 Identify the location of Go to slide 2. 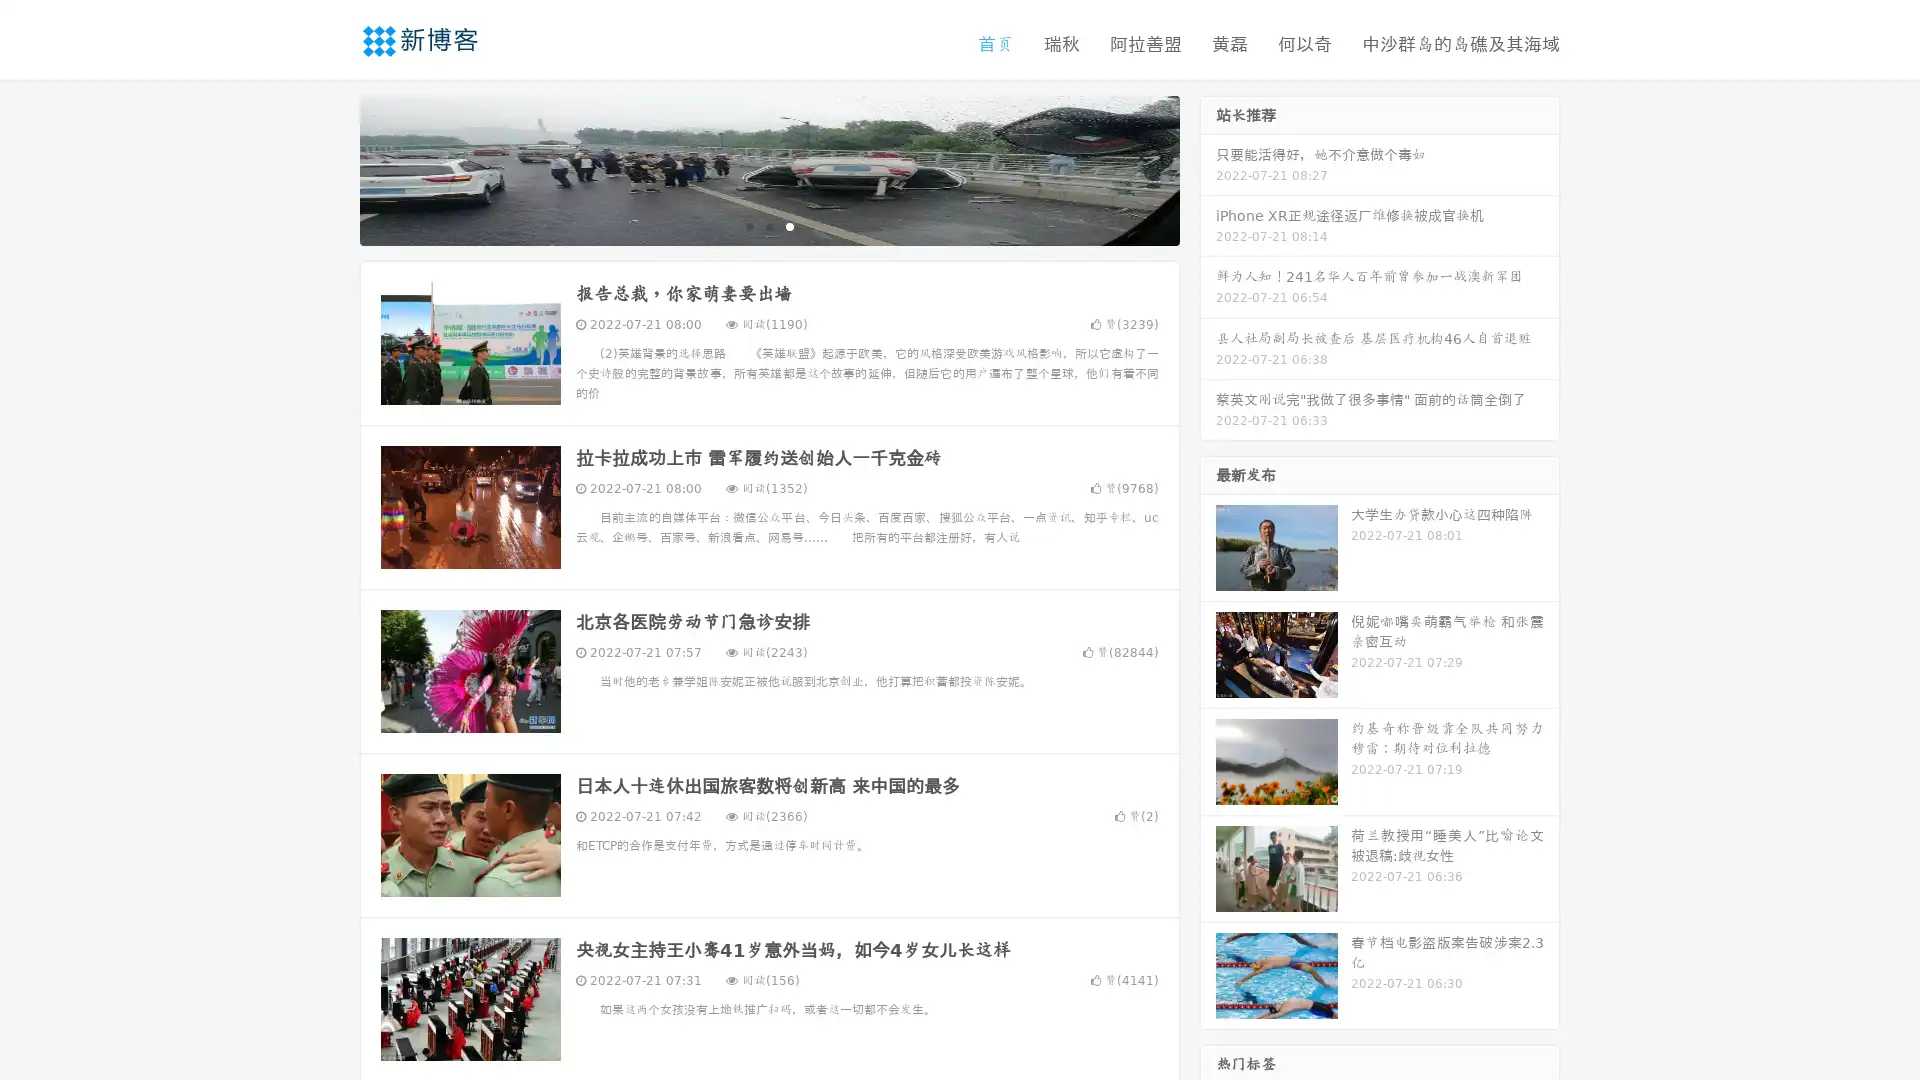
(768, 225).